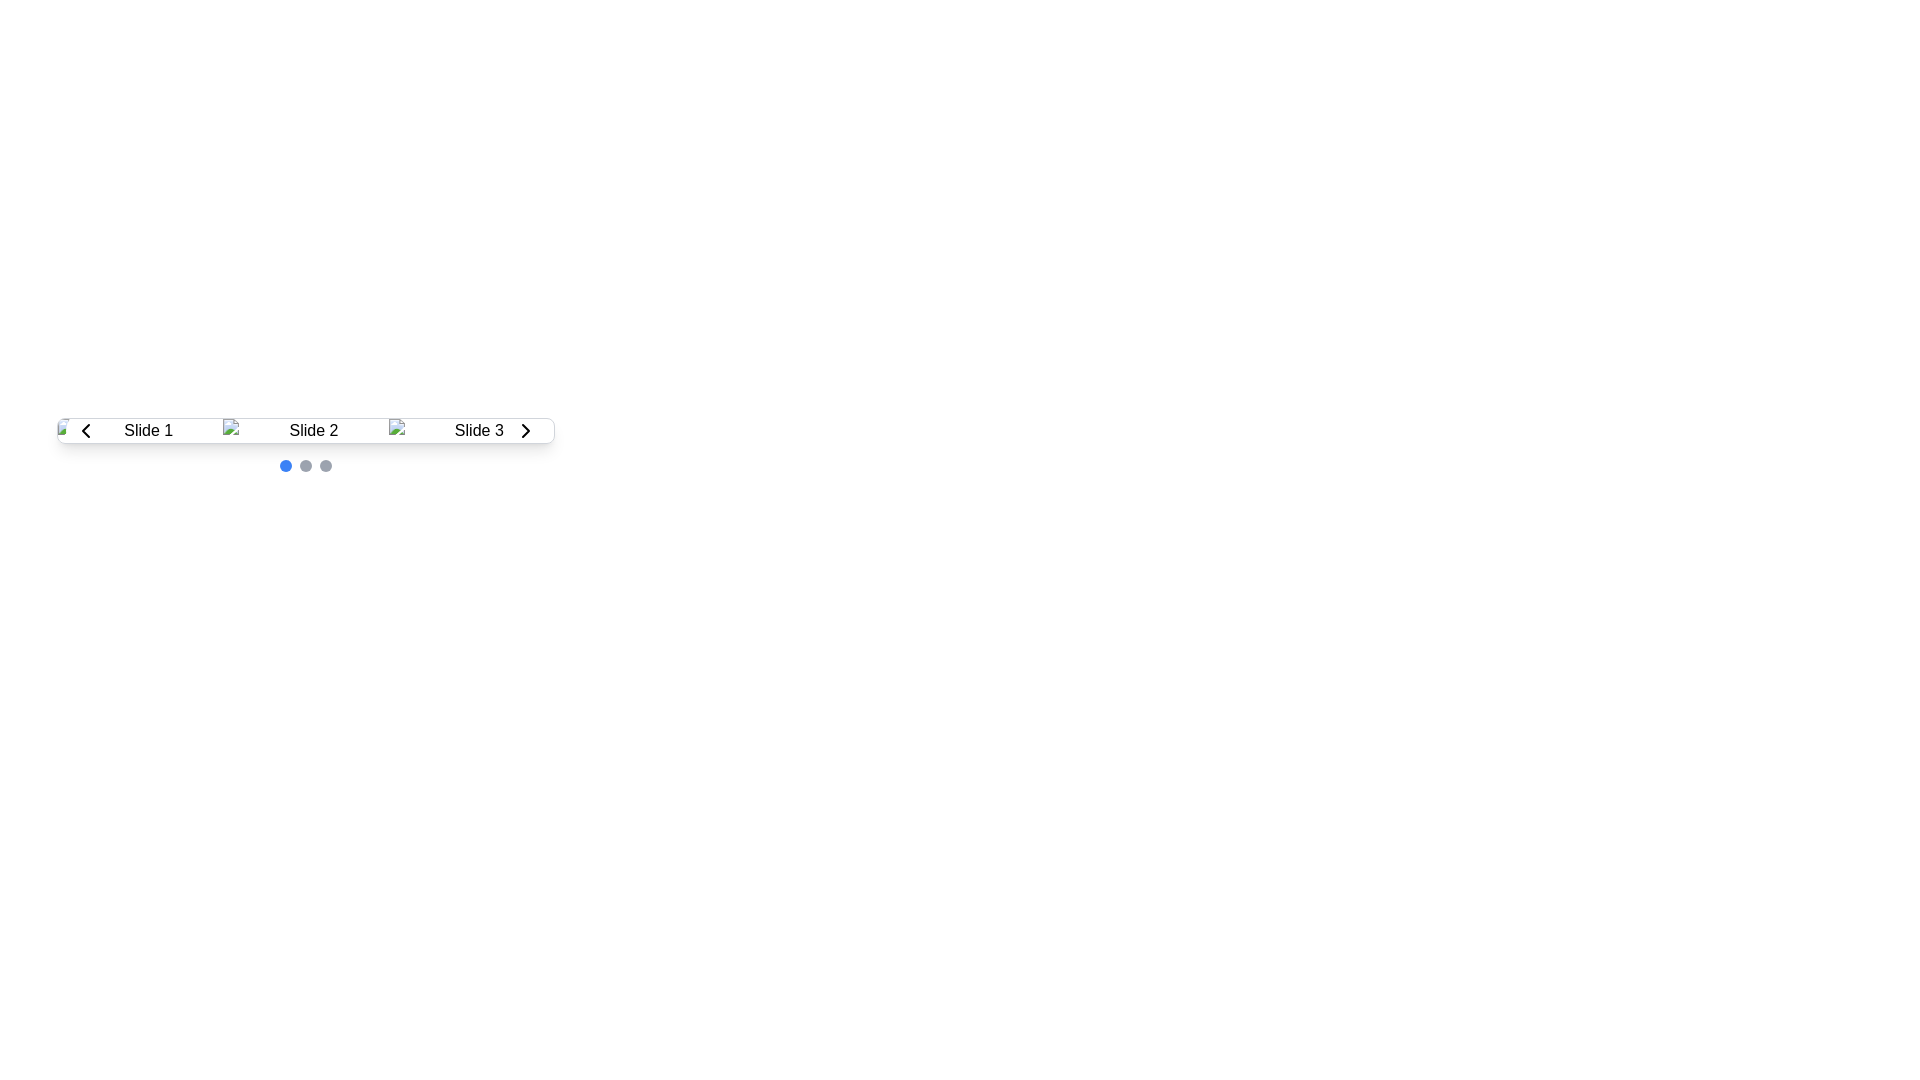  What do you see at coordinates (85, 430) in the screenshot?
I see `the navigation chevron or arrow located at the top-left corner of the carousel interface` at bounding box center [85, 430].